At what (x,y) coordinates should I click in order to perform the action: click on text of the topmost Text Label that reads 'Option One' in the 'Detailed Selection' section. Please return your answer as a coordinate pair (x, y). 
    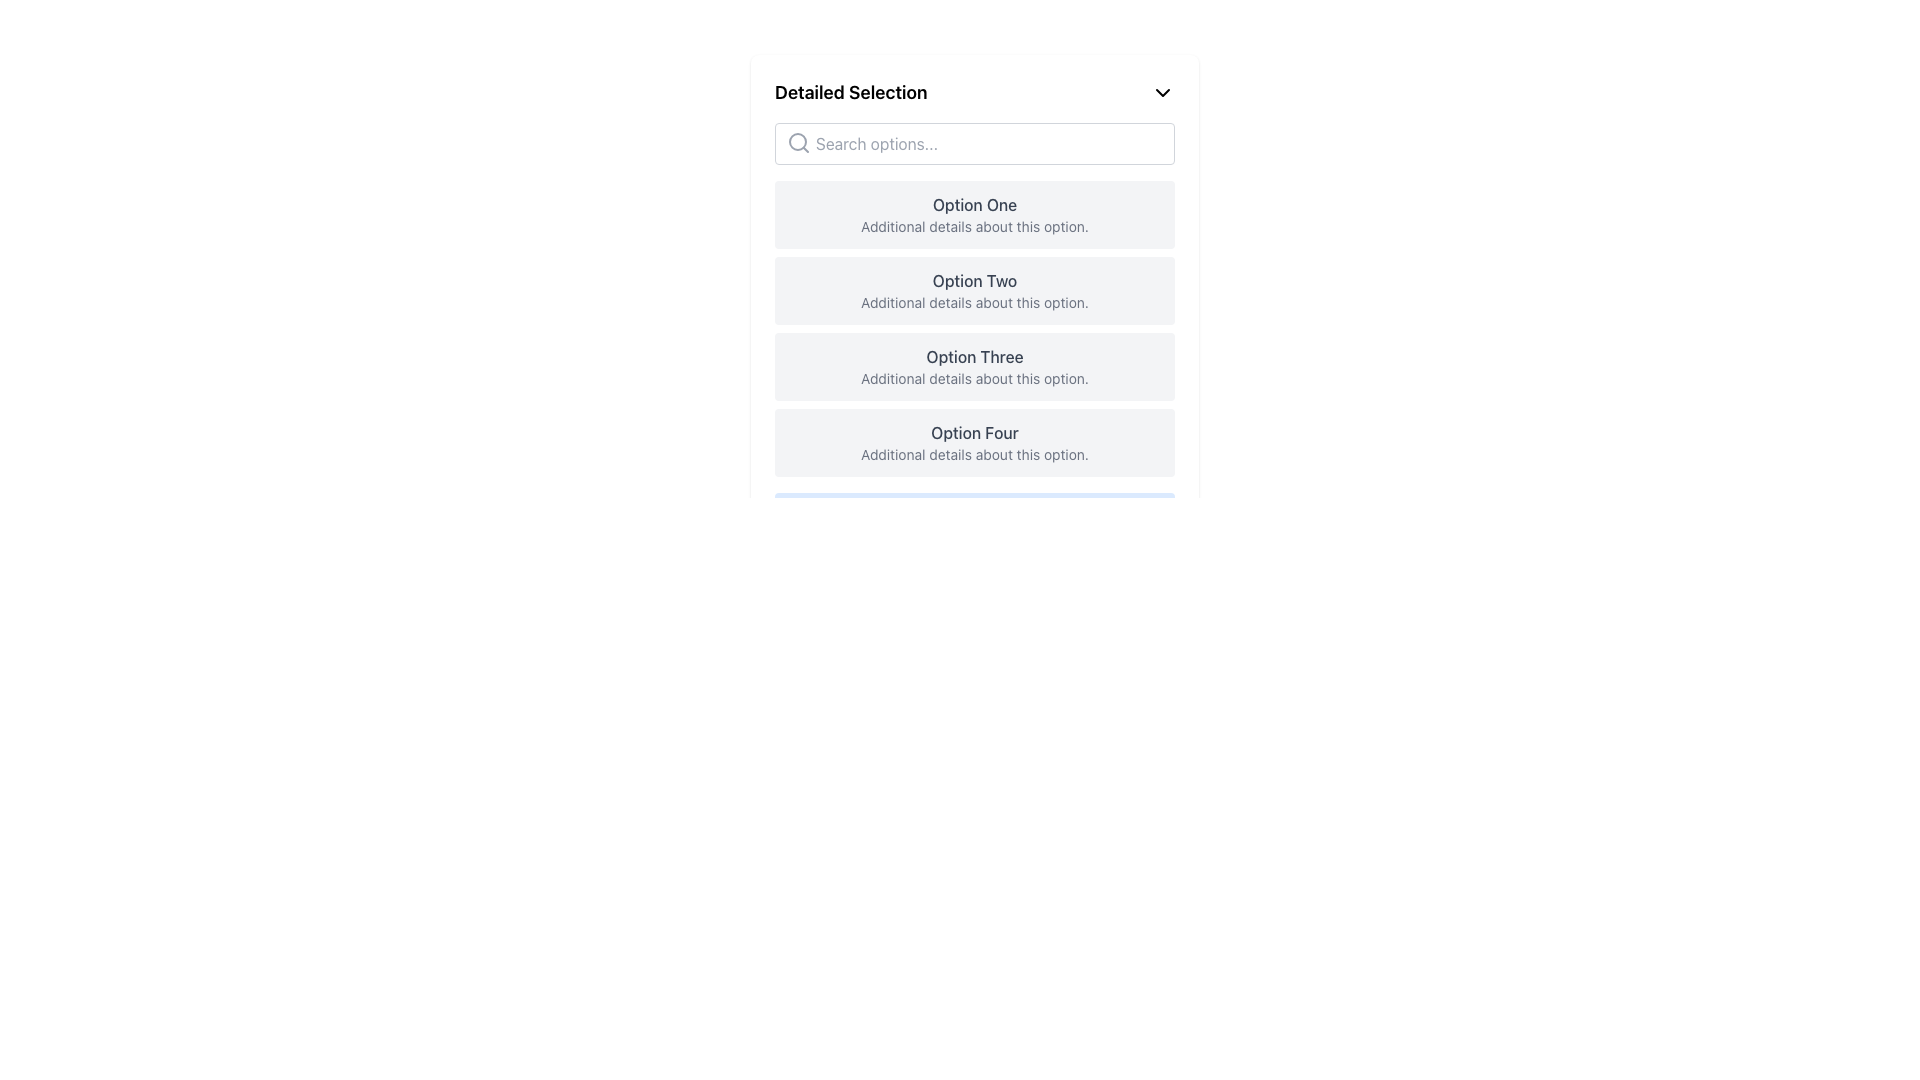
    Looking at the image, I should click on (974, 204).